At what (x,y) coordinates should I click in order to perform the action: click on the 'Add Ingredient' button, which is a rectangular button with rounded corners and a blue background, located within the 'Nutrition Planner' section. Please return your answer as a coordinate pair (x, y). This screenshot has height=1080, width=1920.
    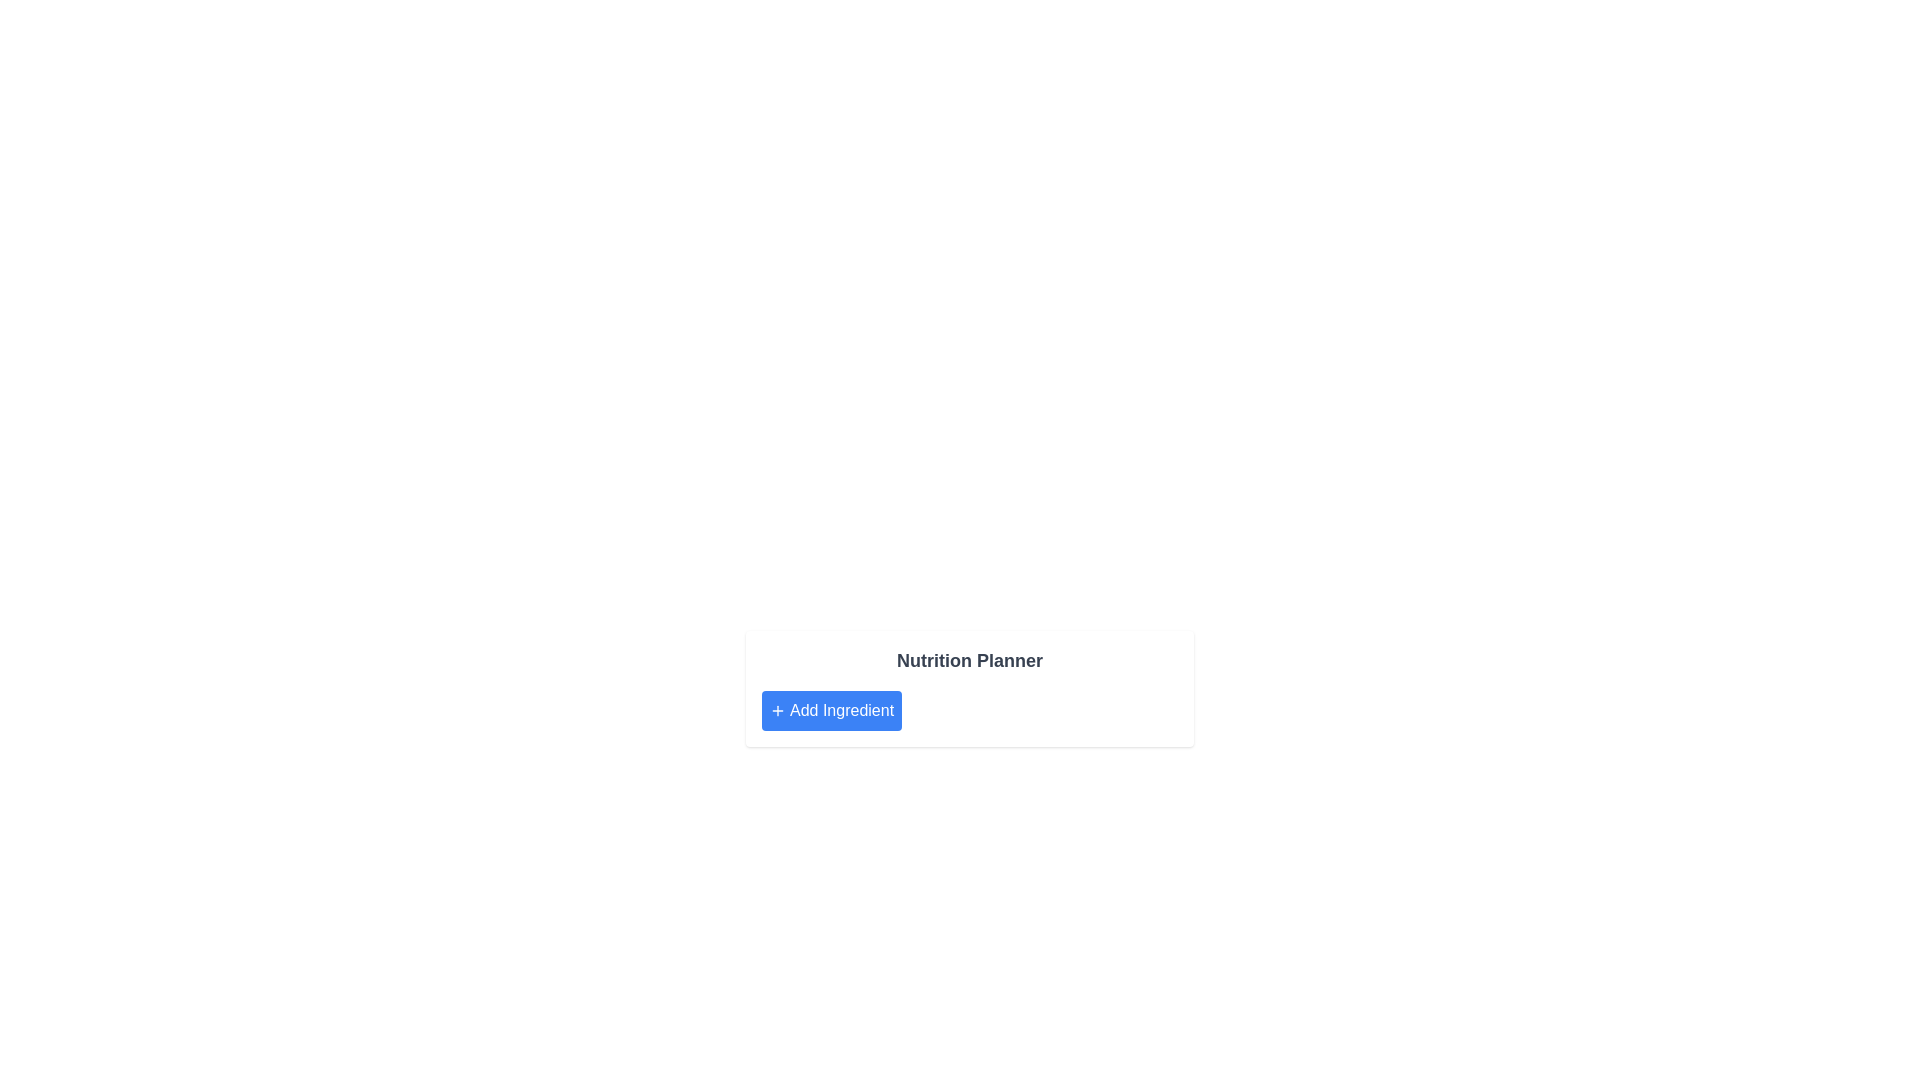
    Looking at the image, I should click on (832, 709).